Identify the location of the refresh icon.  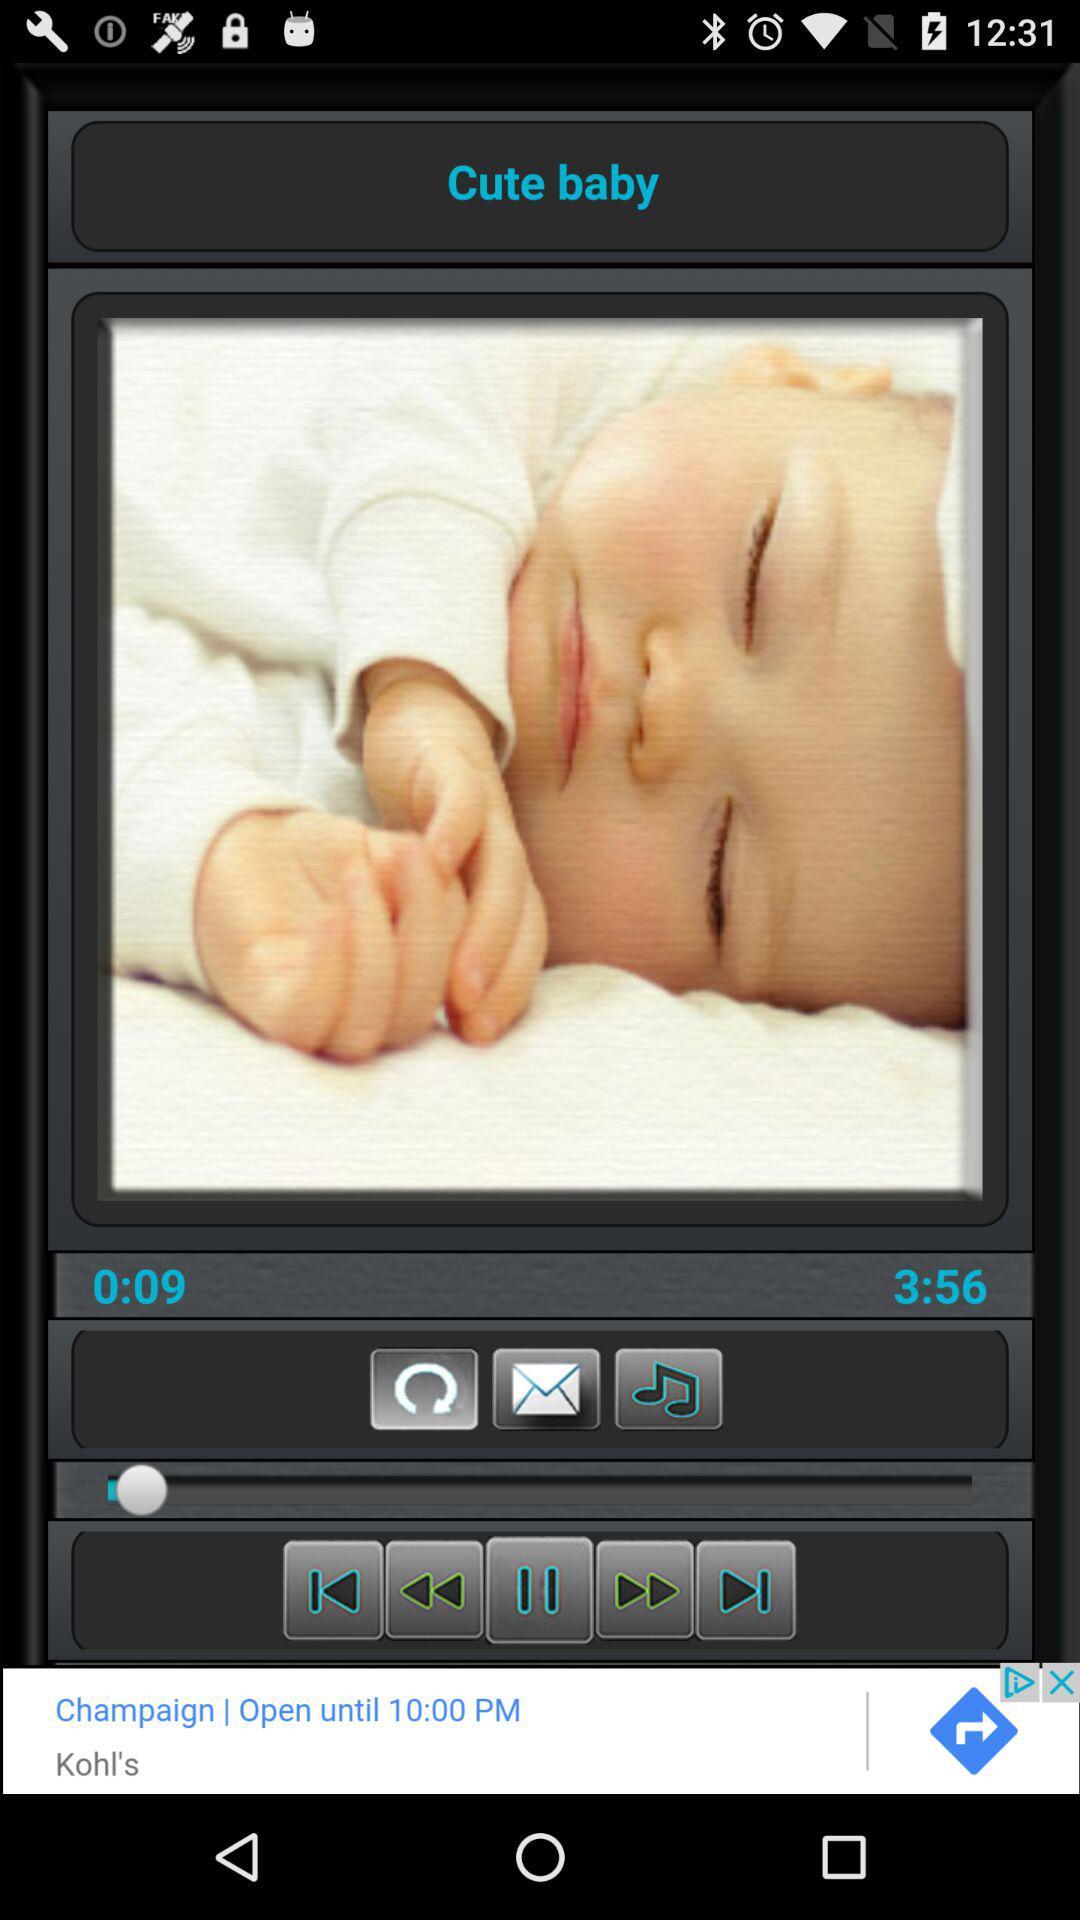
(423, 1486).